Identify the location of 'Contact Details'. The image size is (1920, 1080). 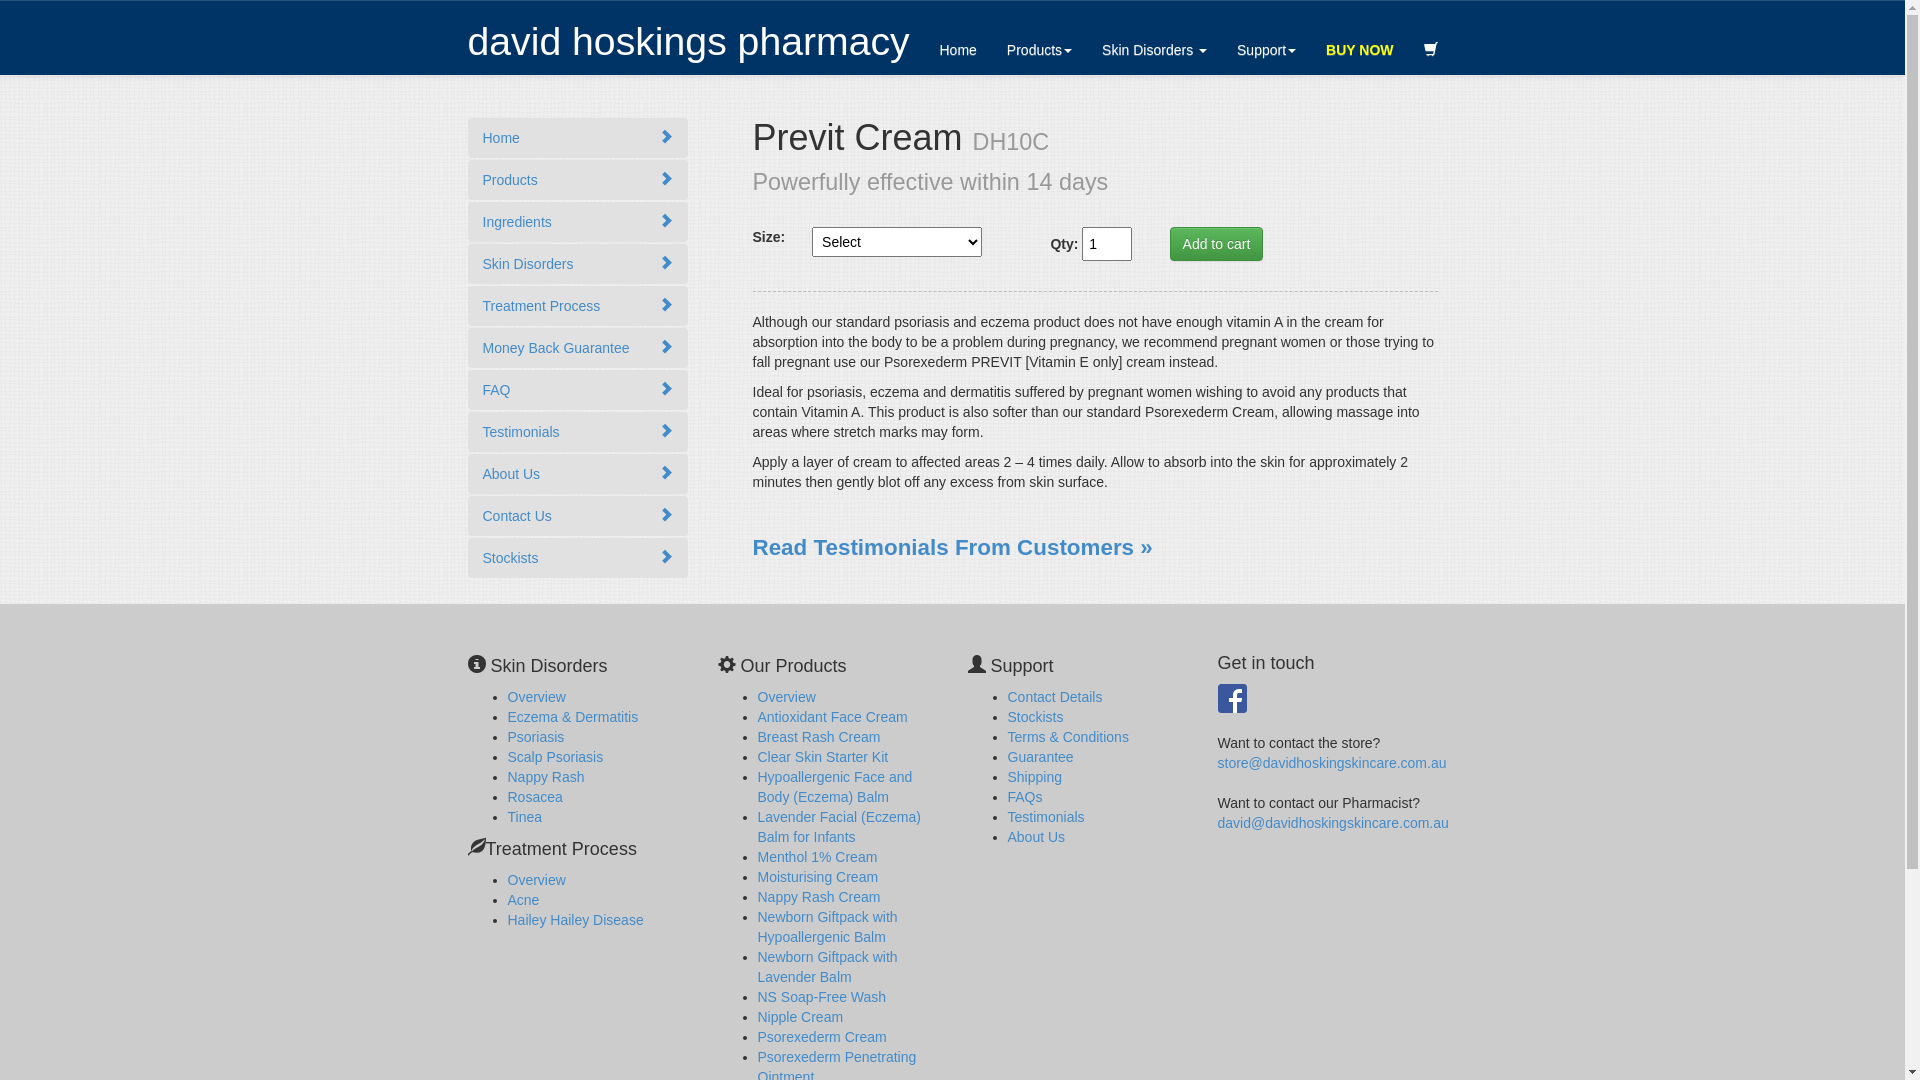
(1054, 696).